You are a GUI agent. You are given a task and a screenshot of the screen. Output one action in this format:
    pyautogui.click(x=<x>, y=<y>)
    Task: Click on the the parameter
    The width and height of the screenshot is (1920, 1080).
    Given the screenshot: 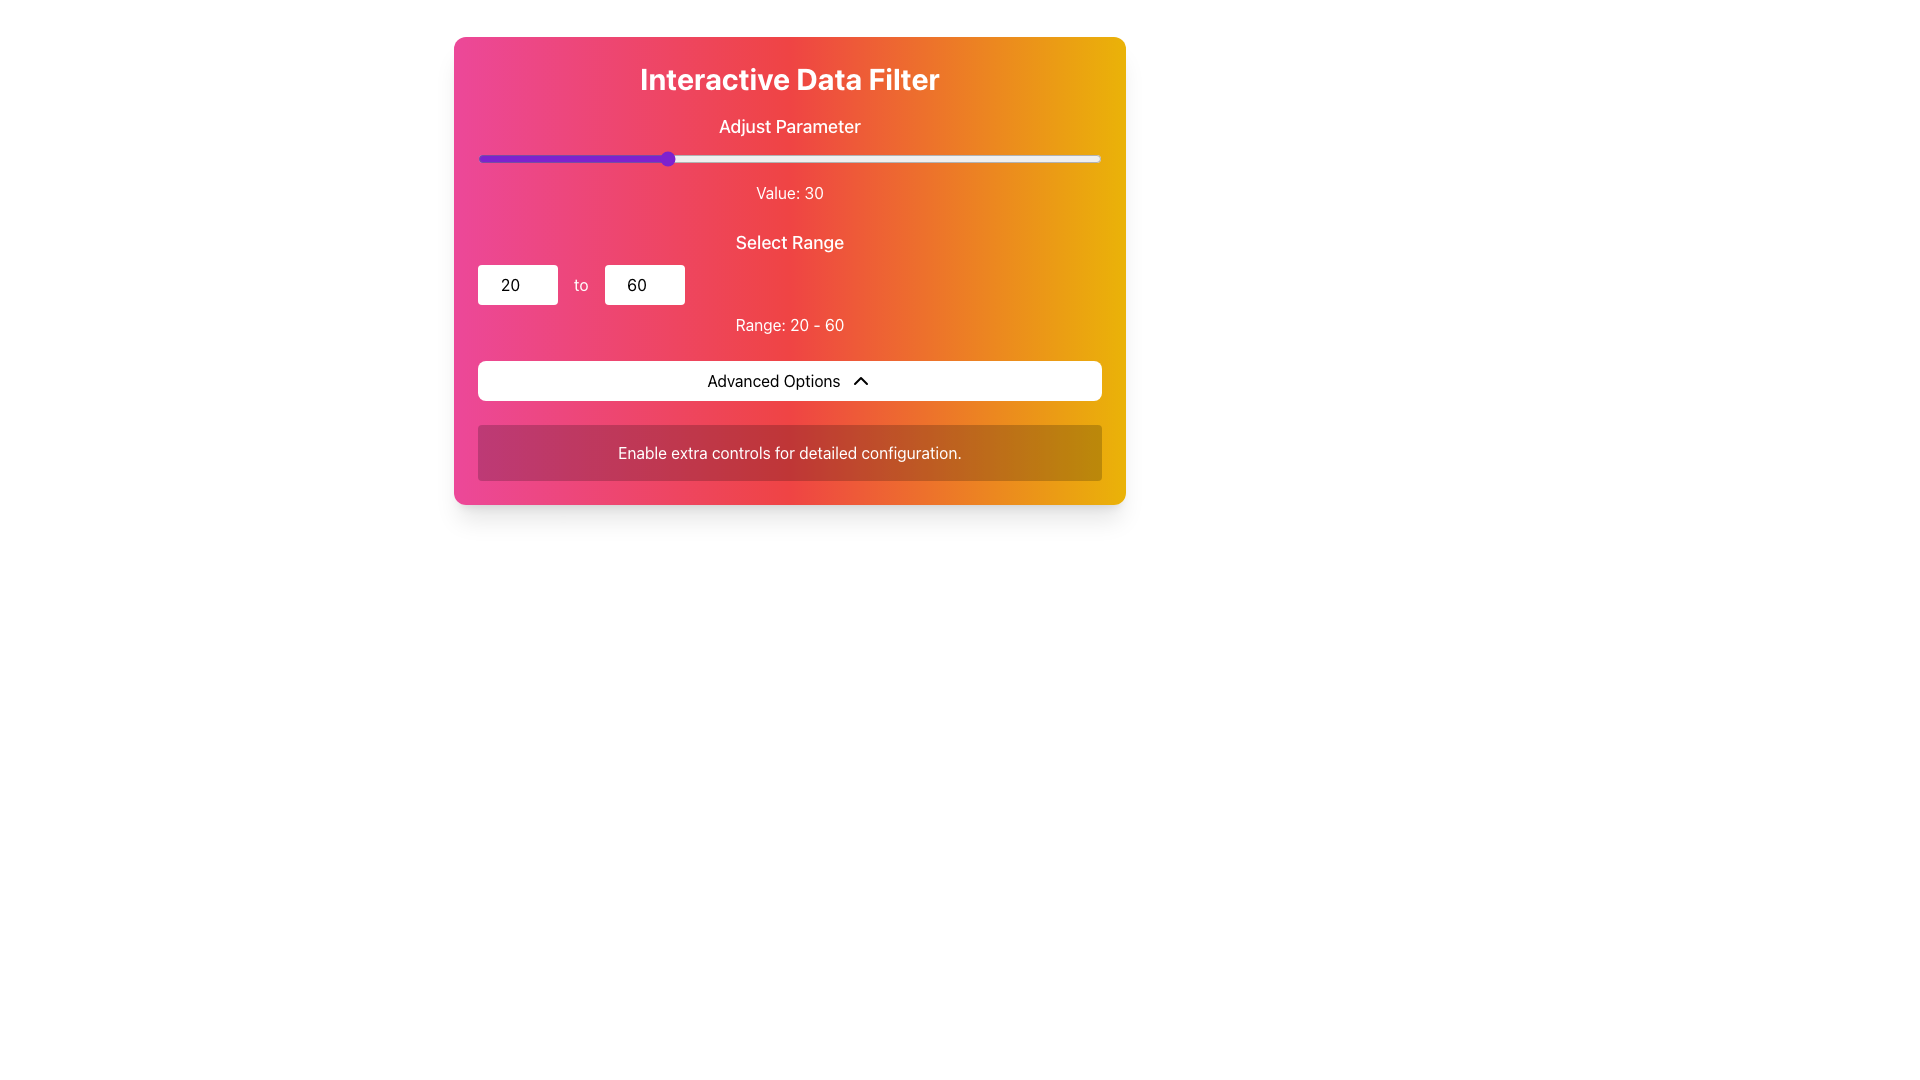 What is the action you would take?
    pyautogui.click(x=770, y=157)
    